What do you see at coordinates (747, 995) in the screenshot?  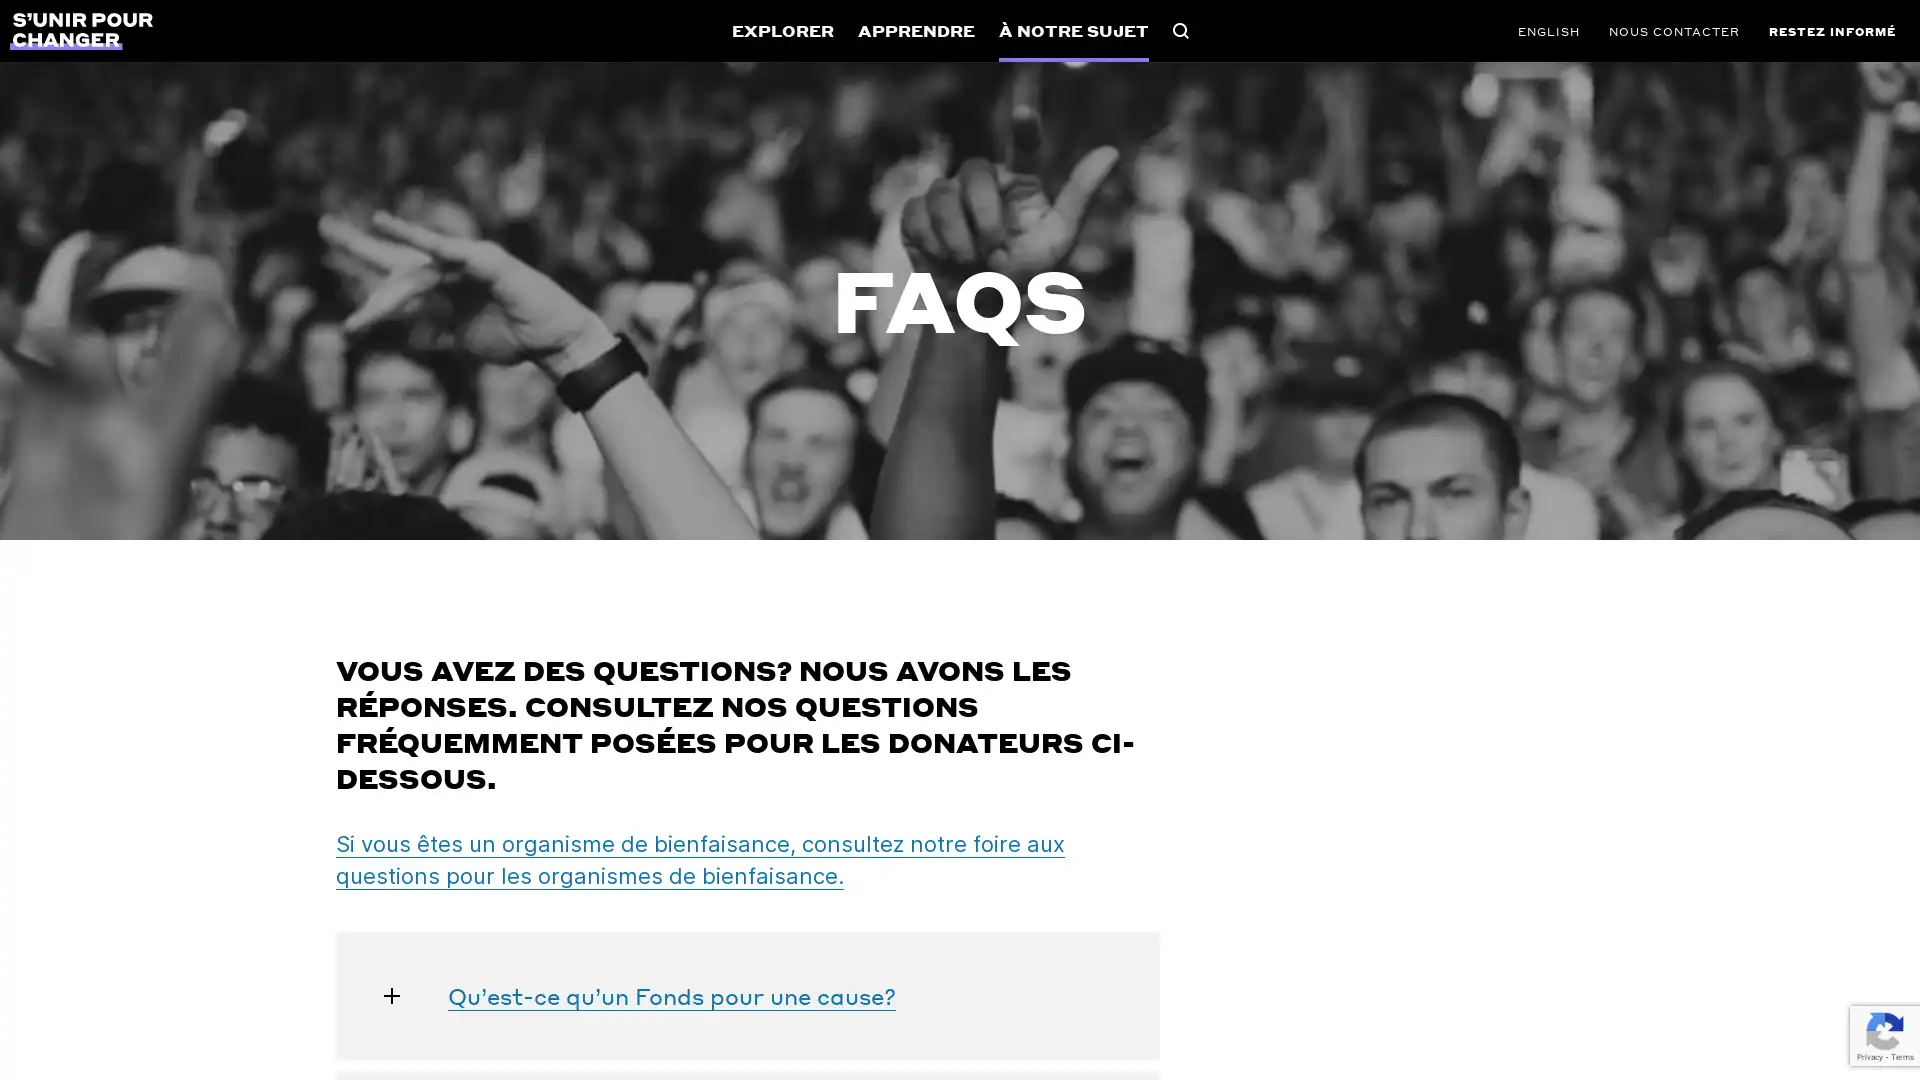 I see `Quest-ce quun Fonds pour une cause?` at bounding box center [747, 995].